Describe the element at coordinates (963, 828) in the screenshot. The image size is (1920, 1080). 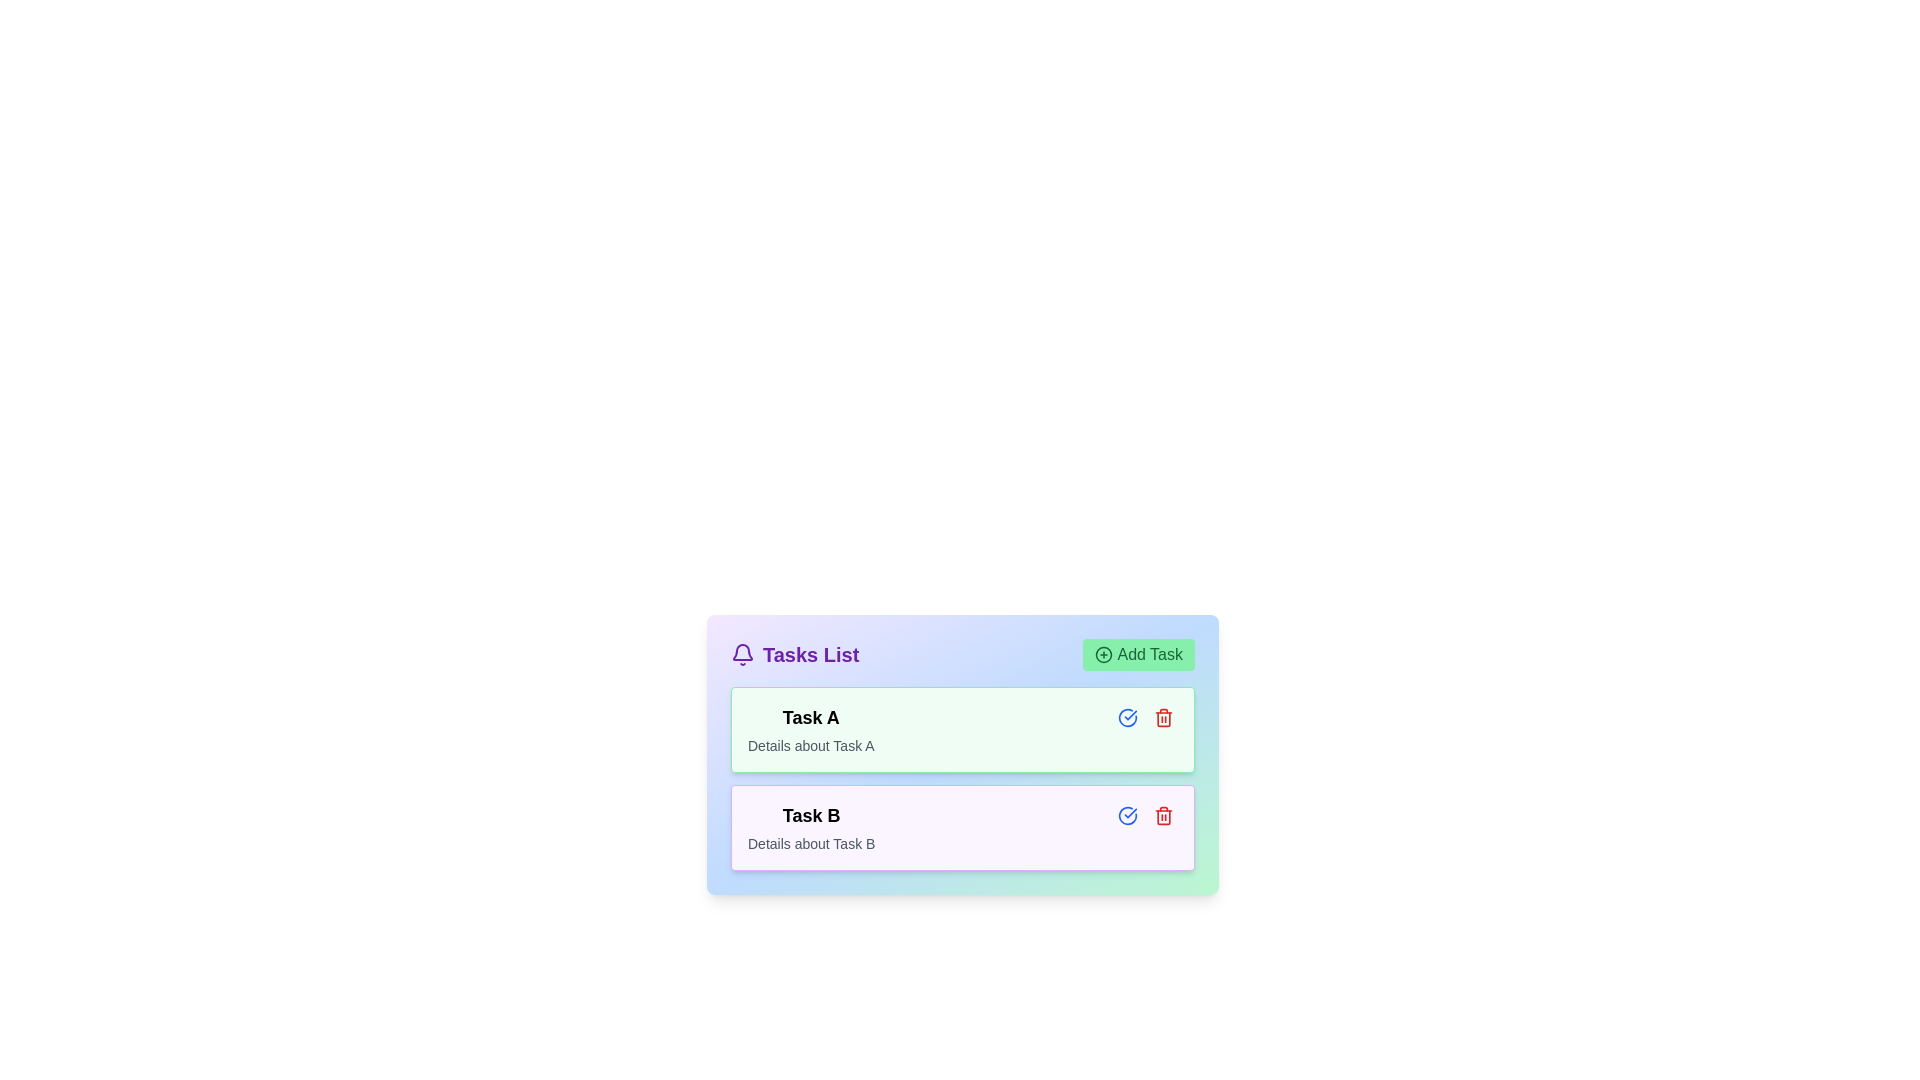
I see `the task card located as the second item in the vertical list, directly below 'Task A', to interact with its associated icons` at that location.